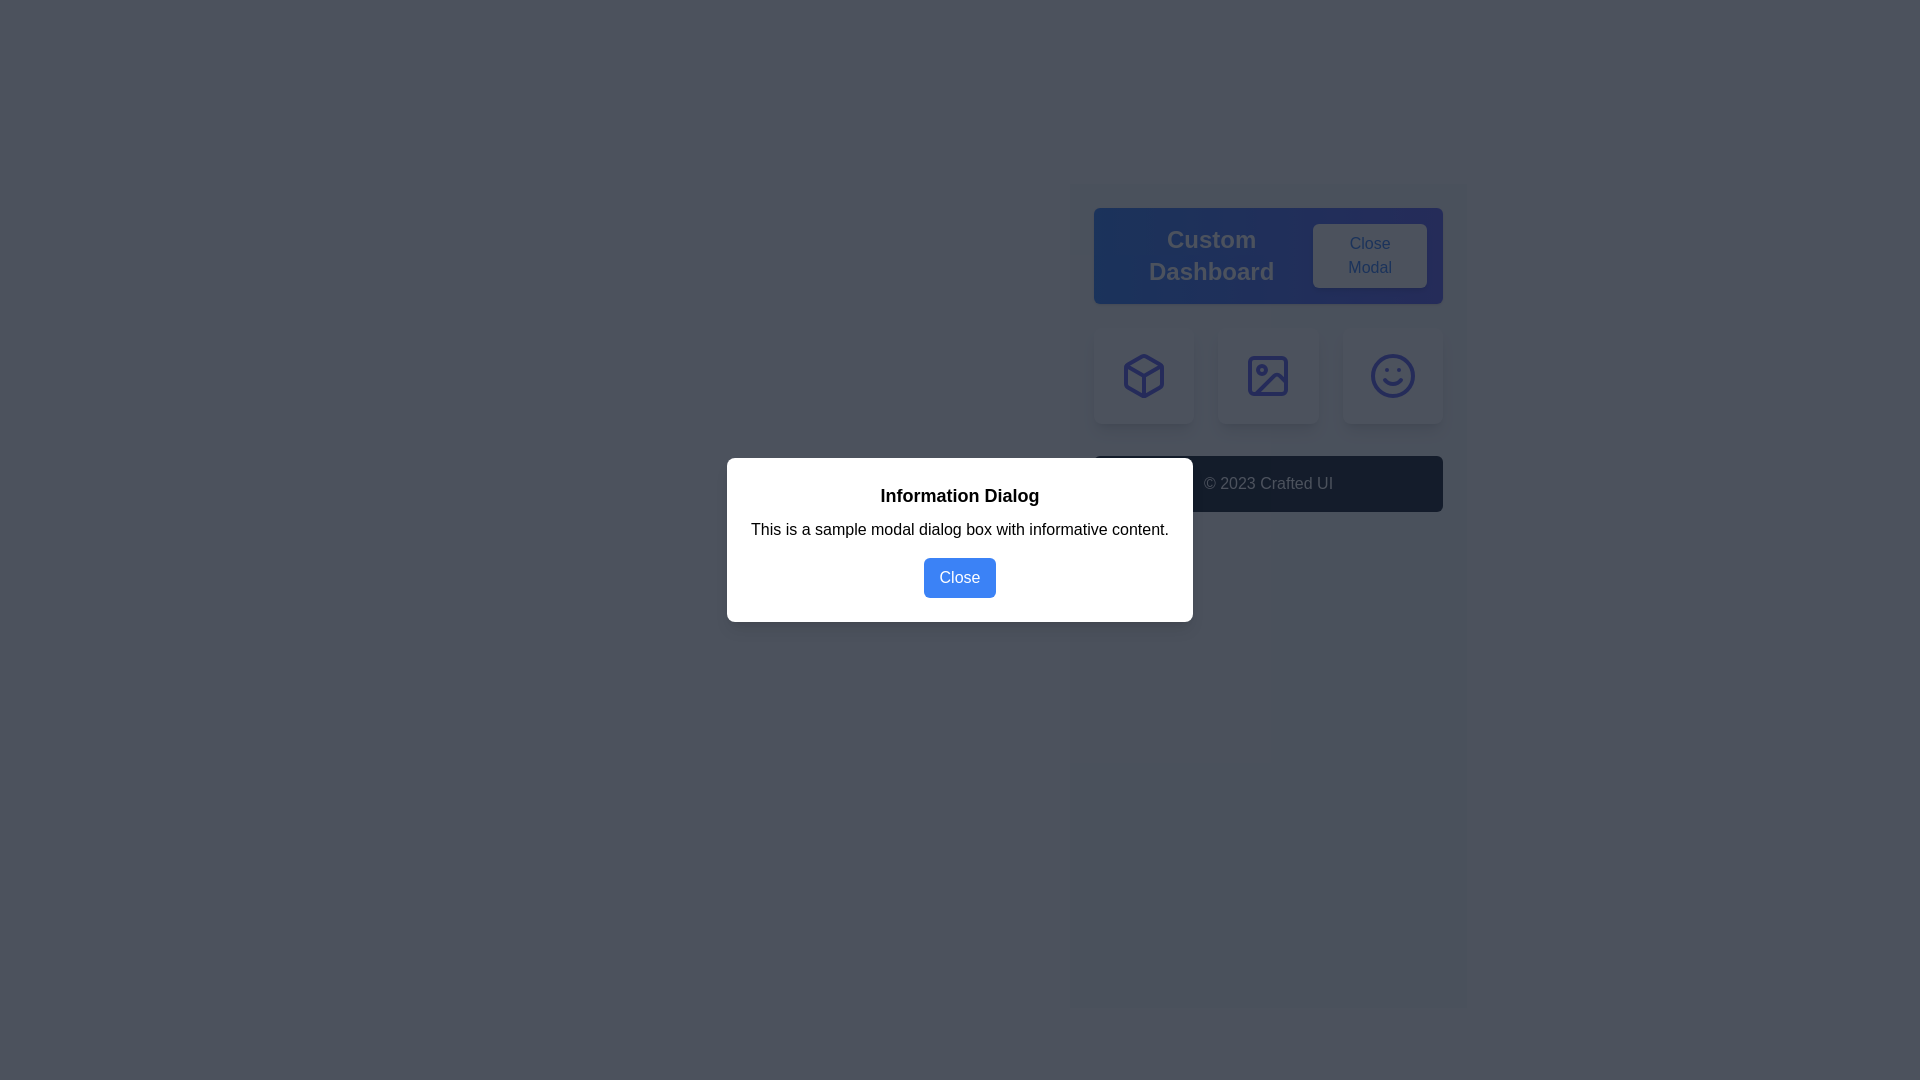  I want to click on the indigo image icon with a rounded rectangular outline that features smaller shapes like a circle and a mountain design, located in the second position of a three-icon grid layout, so click(1267, 375).